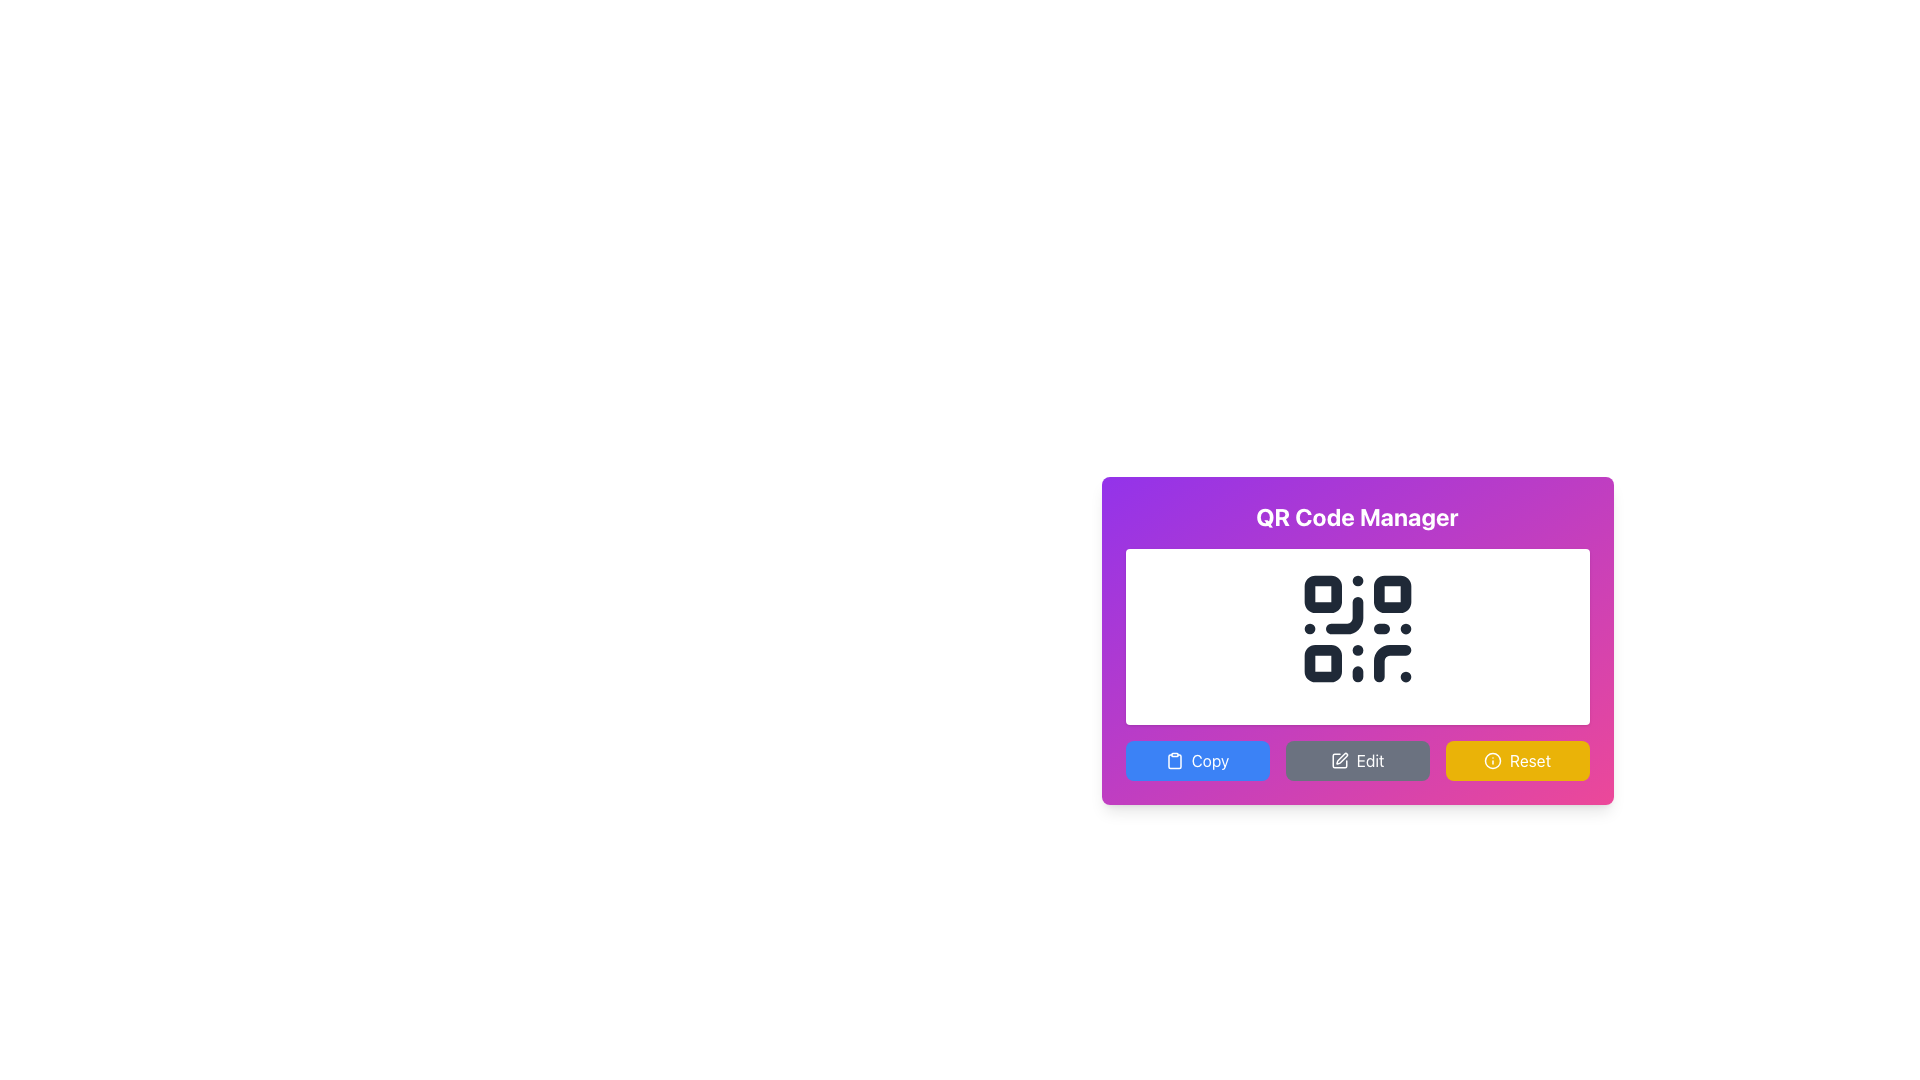 The height and width of the screenshot is (1080, 1920). I want to click on the edit button located in the center of the horizontal group of three buttons at the bottom of the 'QR Code Manager' interface, positioned to the right of the 'Copy' button and to the left of the 'Reset' button, so click(1357, 760).